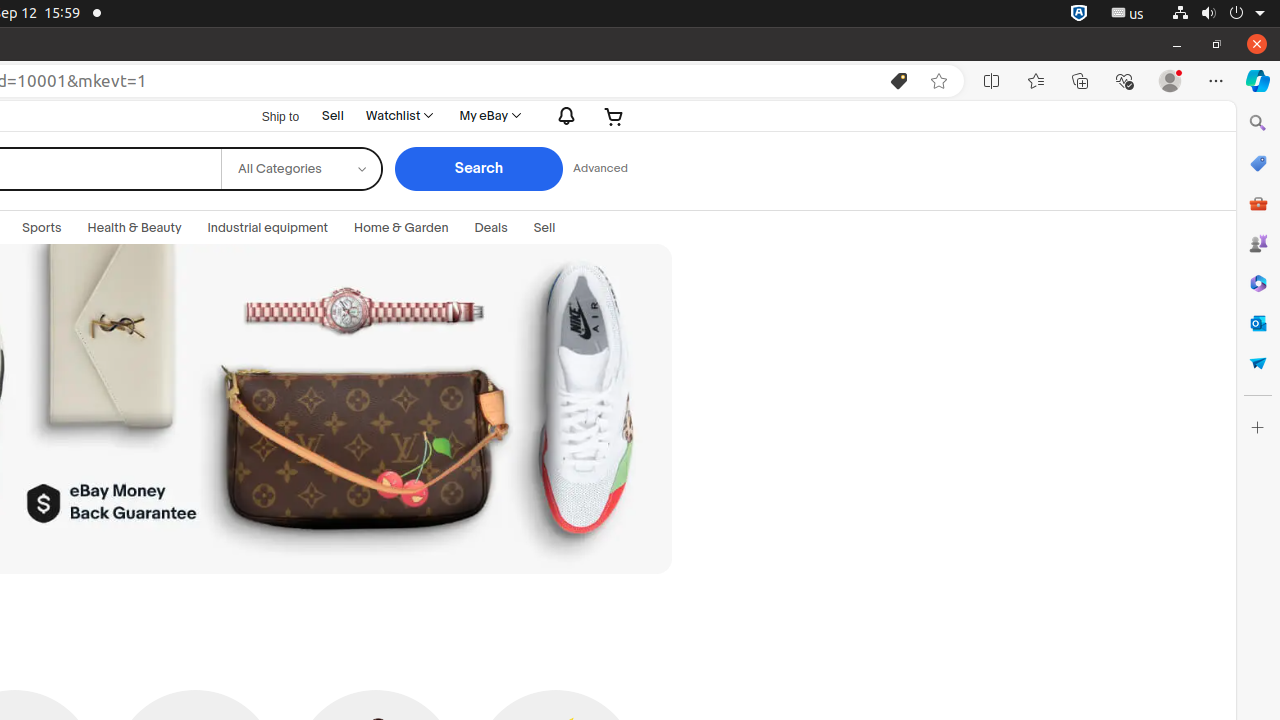 The width and height of the screenshot is (1280, 720). I want to click on ':1.72/StatusNotifierItem', so click(1078, 13).